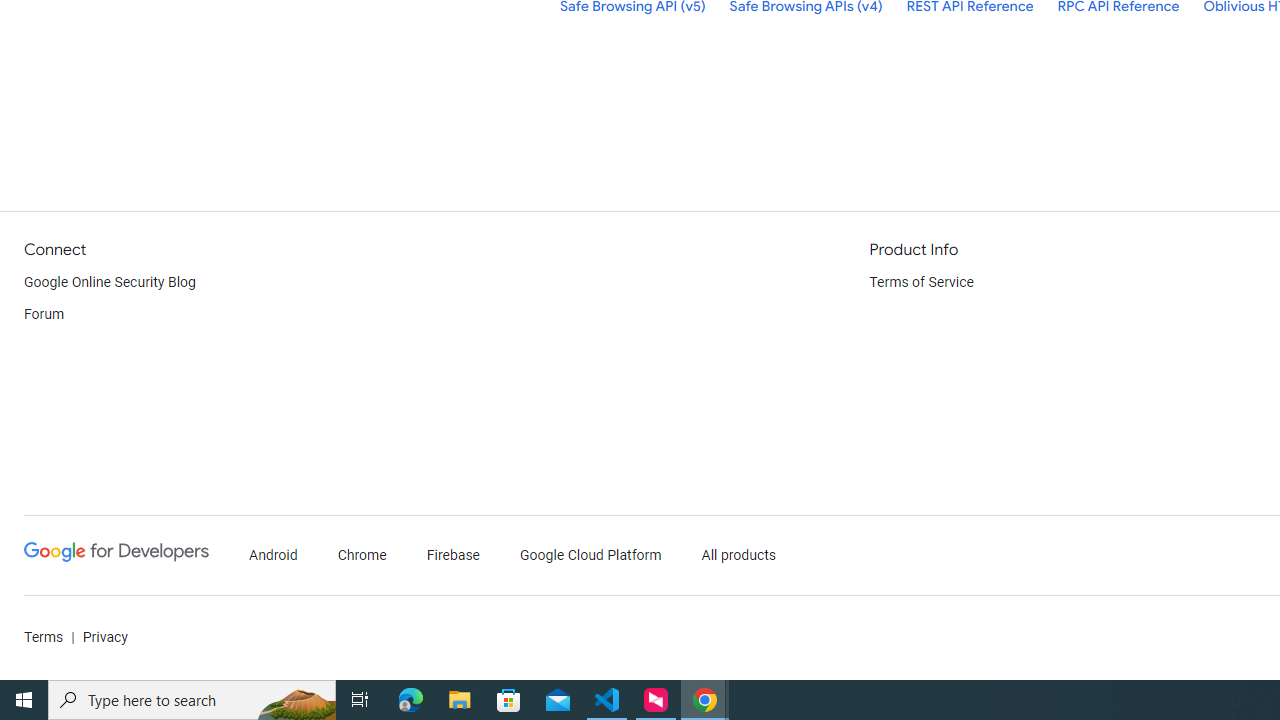  What do you see at coordinates (589, 555) in the screenshot?
I see `'Google Cloud Platform'` at bounding box center [589, 555].